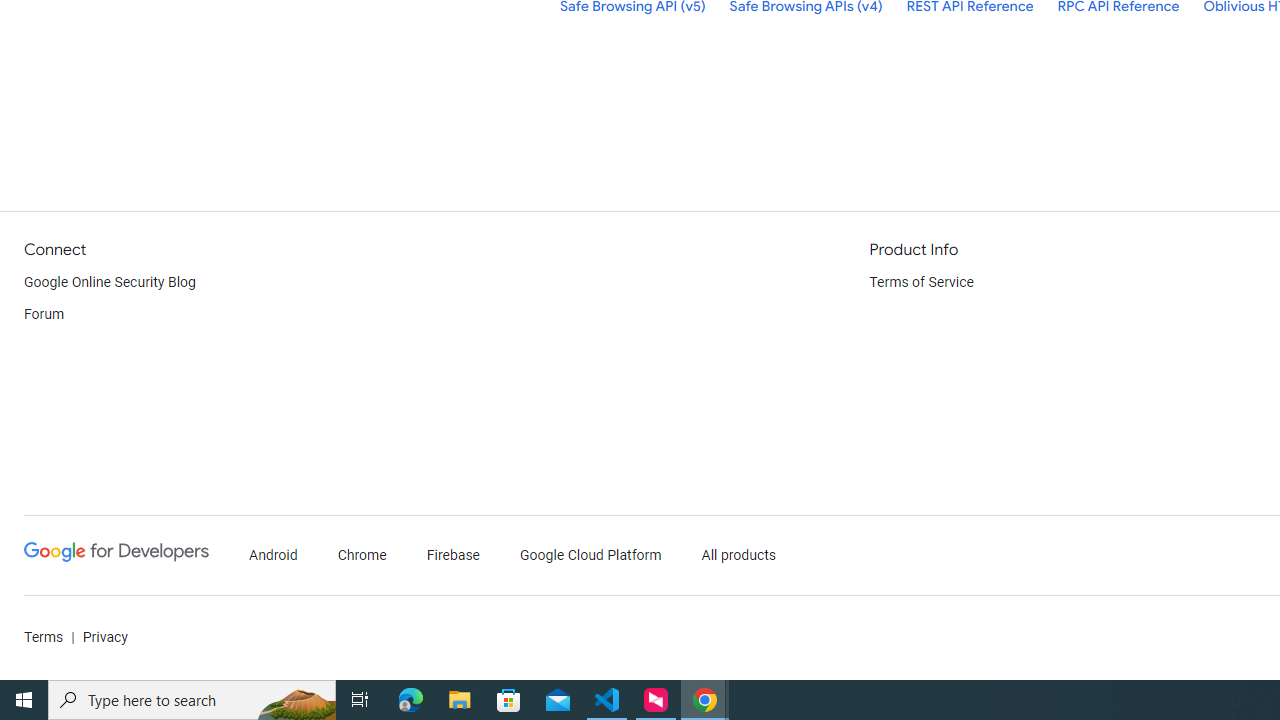  What do you see at coordinates (589, 555) in the screenshot?
I see `'Google Cloud Platform'` at bounding box center [589, 555].